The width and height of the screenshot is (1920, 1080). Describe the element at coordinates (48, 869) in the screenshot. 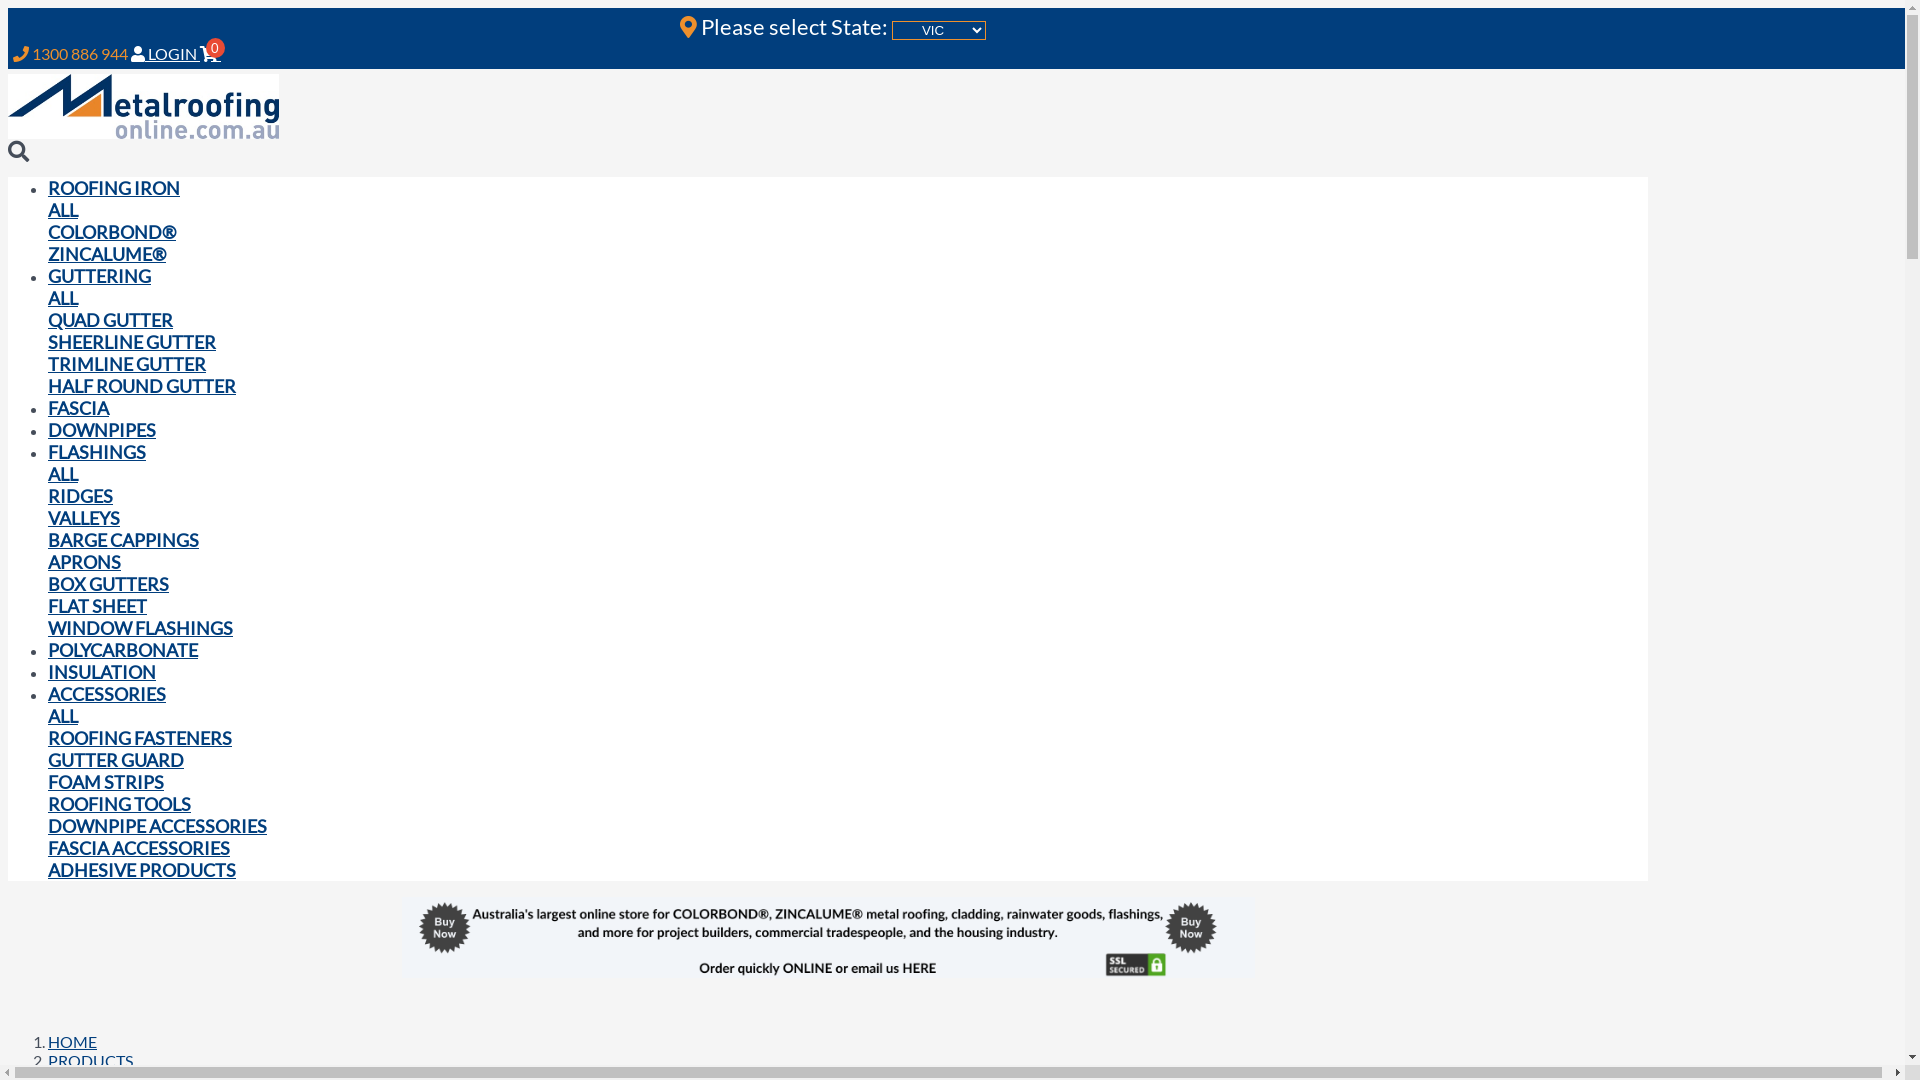

I see `'ADHESIVE PRODUCTS'` at that location.